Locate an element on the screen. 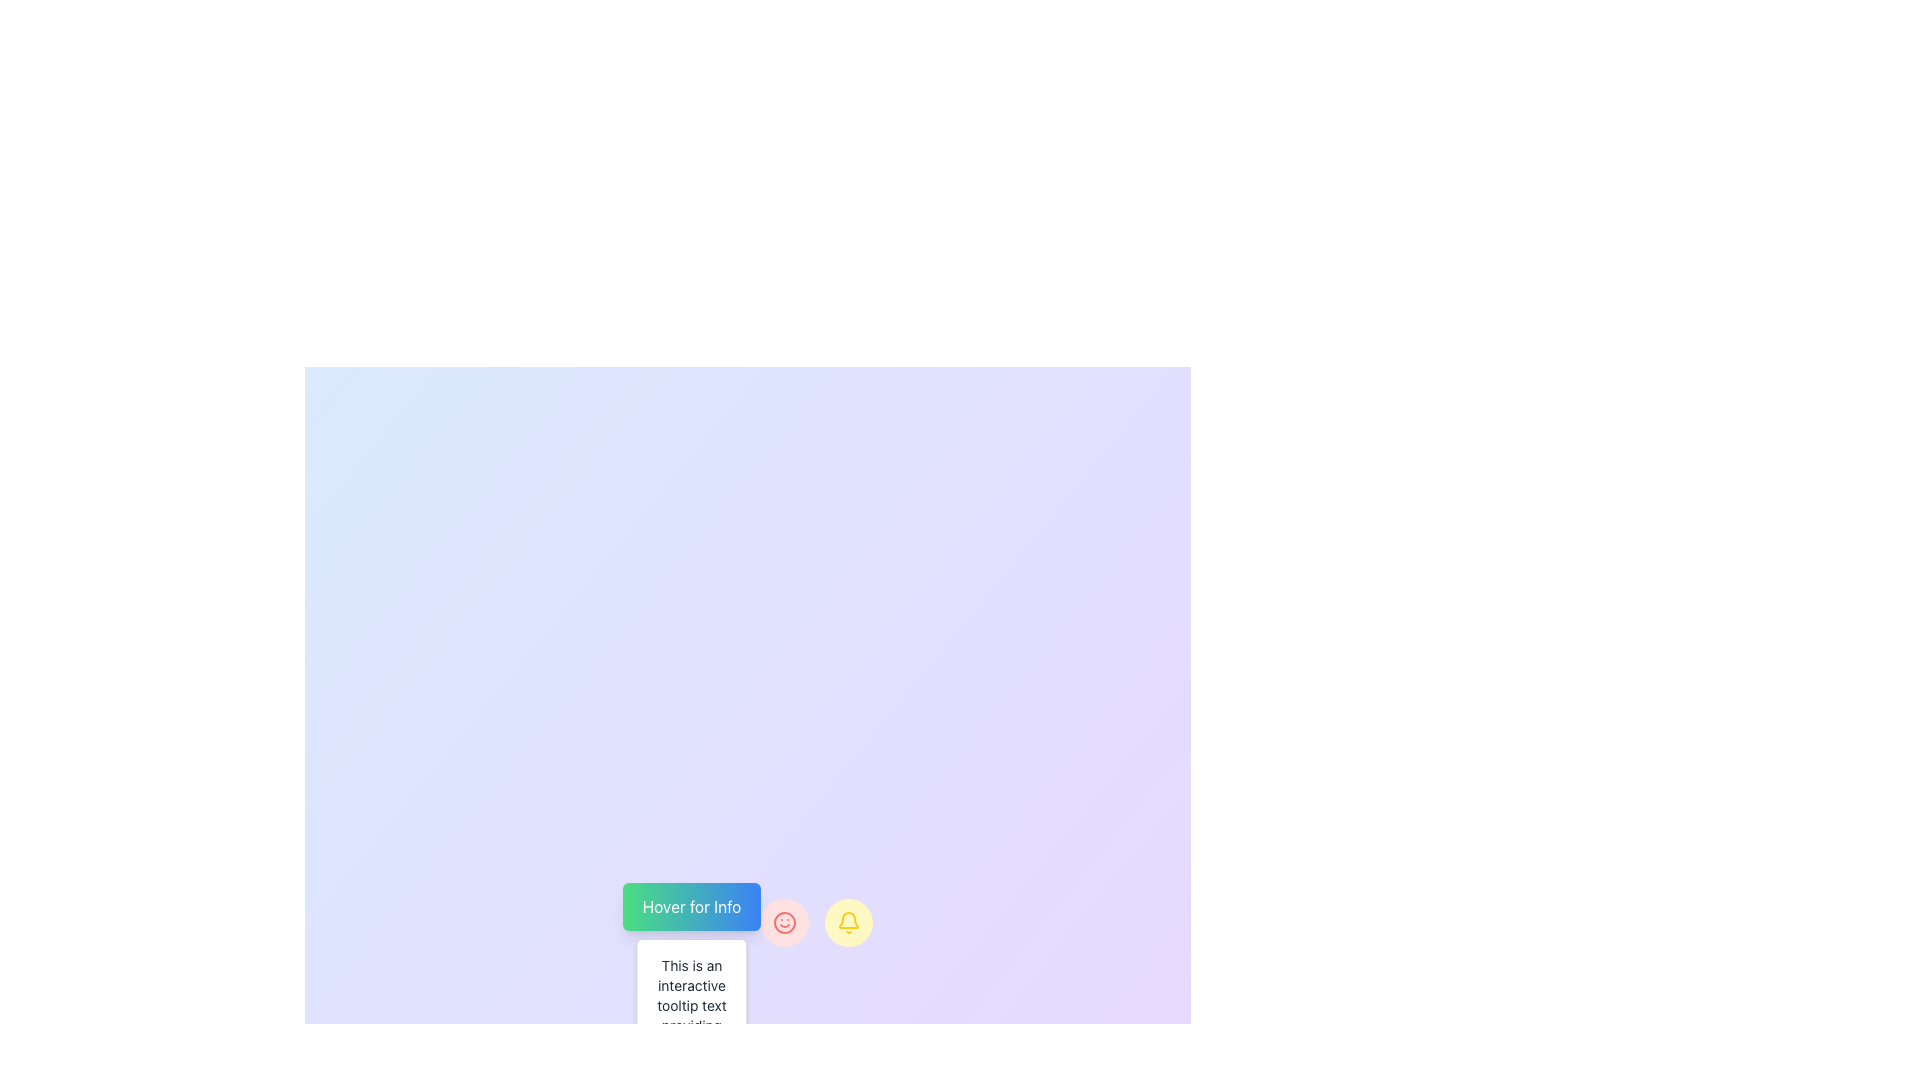 This screenshot has height=1080, width=1920. the notification bell icon located at the bottom-right area of the interface is located at coordinates (849, 920).